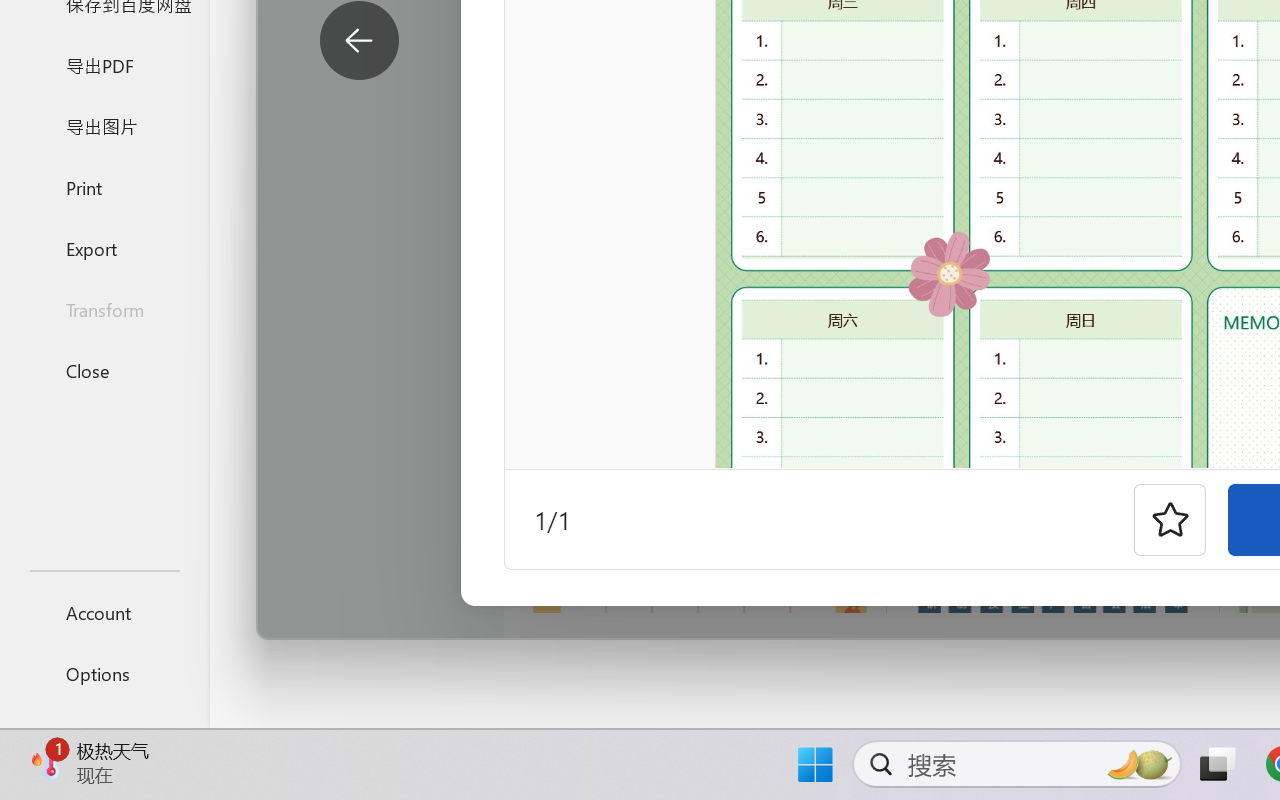 This screenshot has width=1280, height=800. What do you see at coordinates (103, 247) in the screenshot?
I see `'Export'` at bounding box center [103, 247].